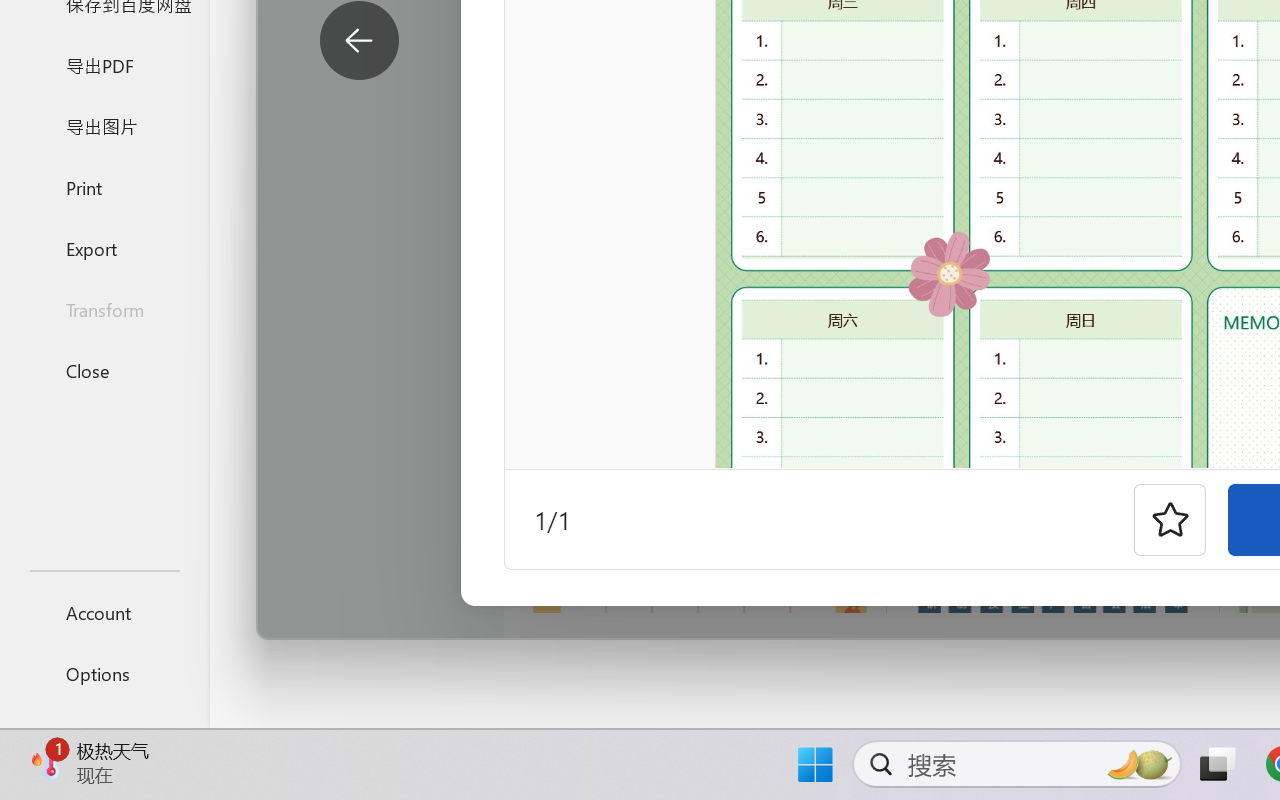 This screenshot has width=1280, height=800. What do you see at coordinates (103, 247) in the screenshot?
I see `'Export'` at bounding box center [103, 247].